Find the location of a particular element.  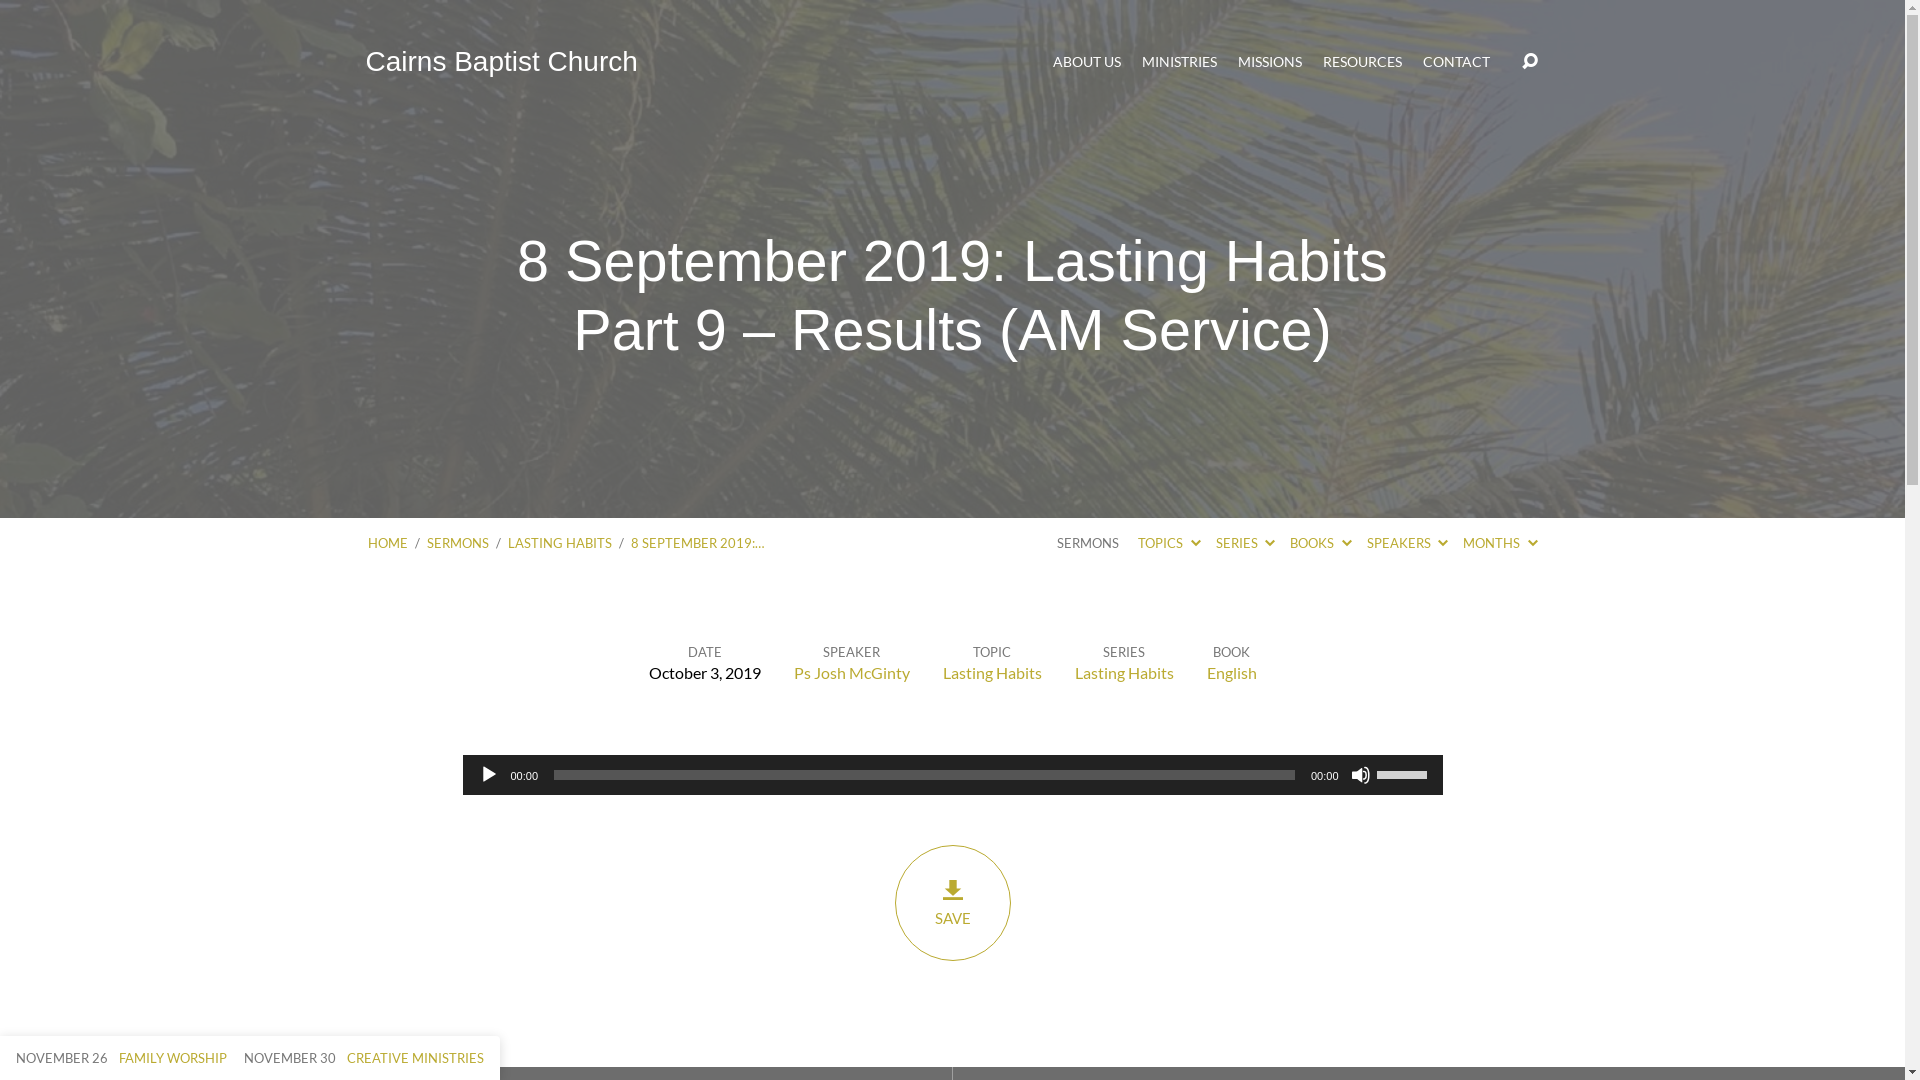

'MINISTRIES' is located at coordinates (1179, 60).